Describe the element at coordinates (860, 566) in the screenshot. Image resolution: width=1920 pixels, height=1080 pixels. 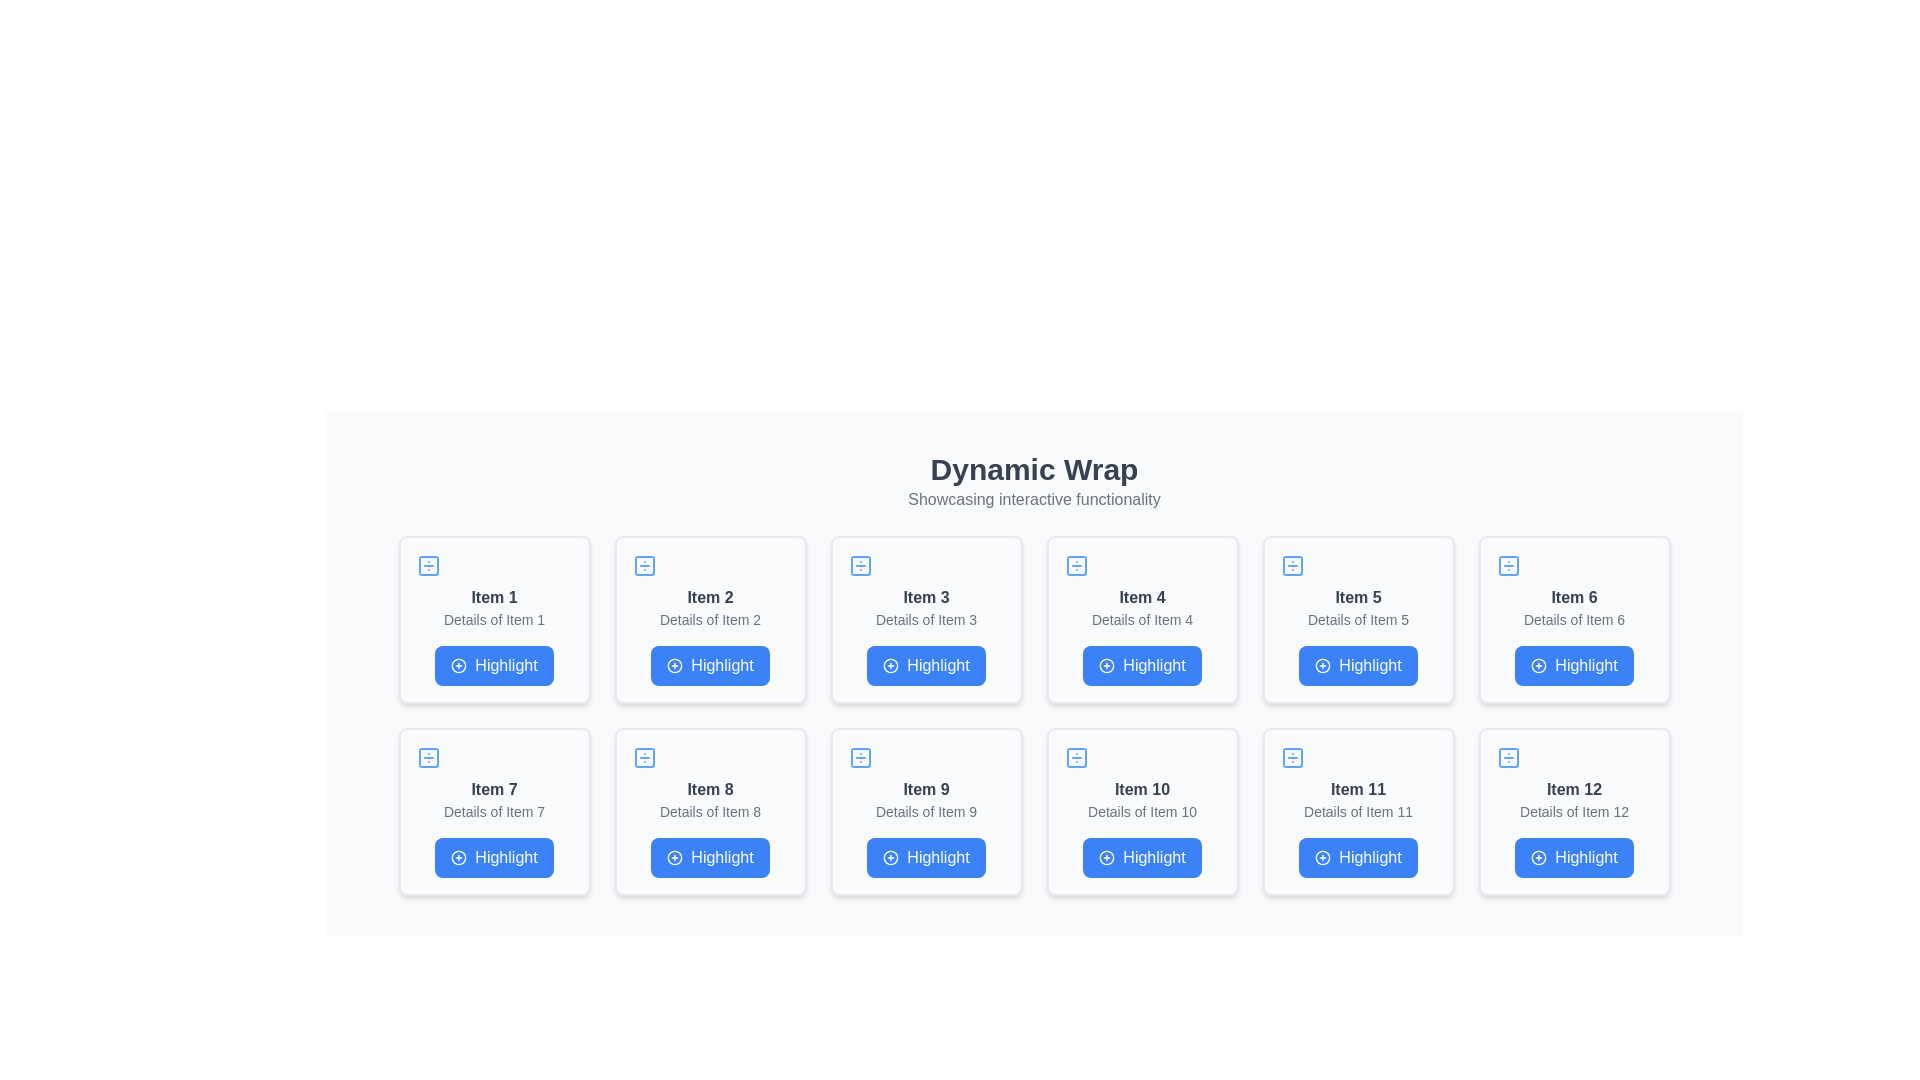
I see `the small, square-shaped icon with rounded corners located in the top-left corner of the 'Item 3' card in the grid layout` at that location.